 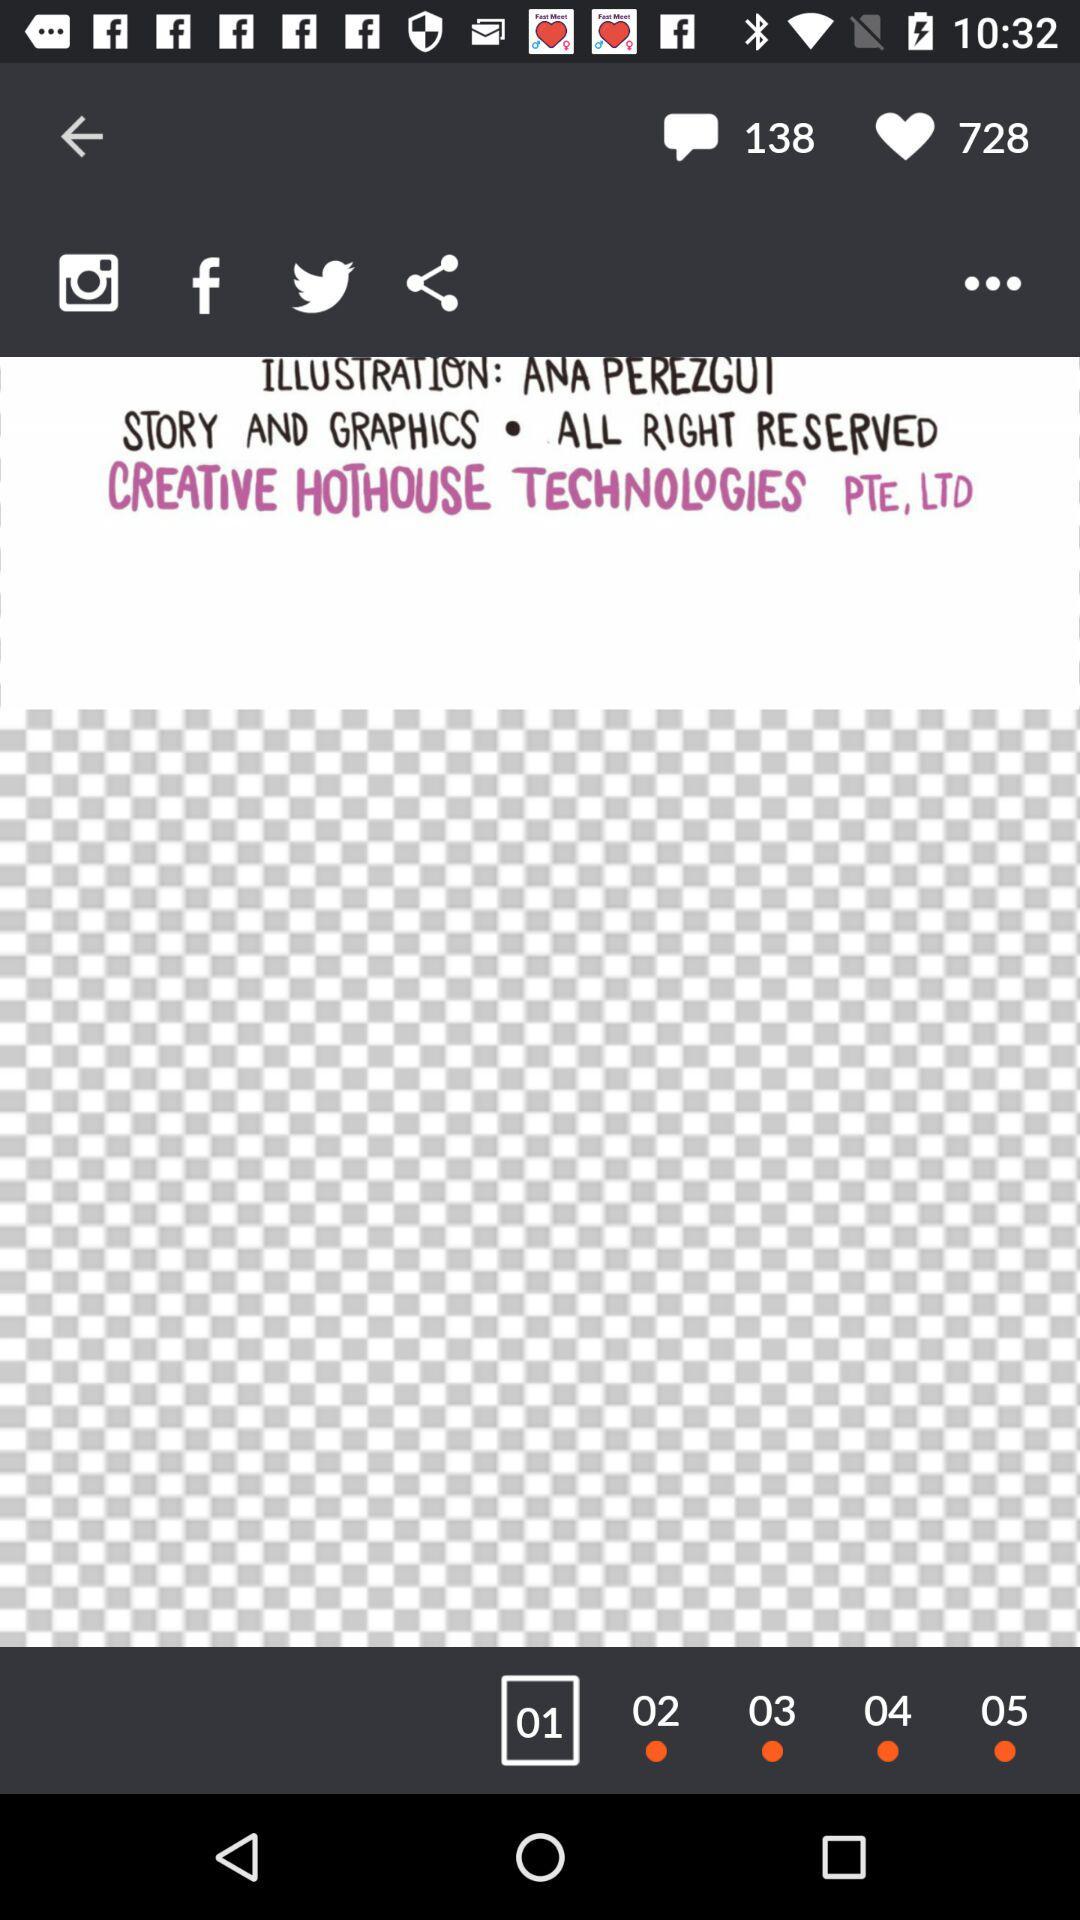 What do you see at coordinates (540, 1719) in the screenshot?
I see `the 01 icon` at bounding box center [540, 1719].